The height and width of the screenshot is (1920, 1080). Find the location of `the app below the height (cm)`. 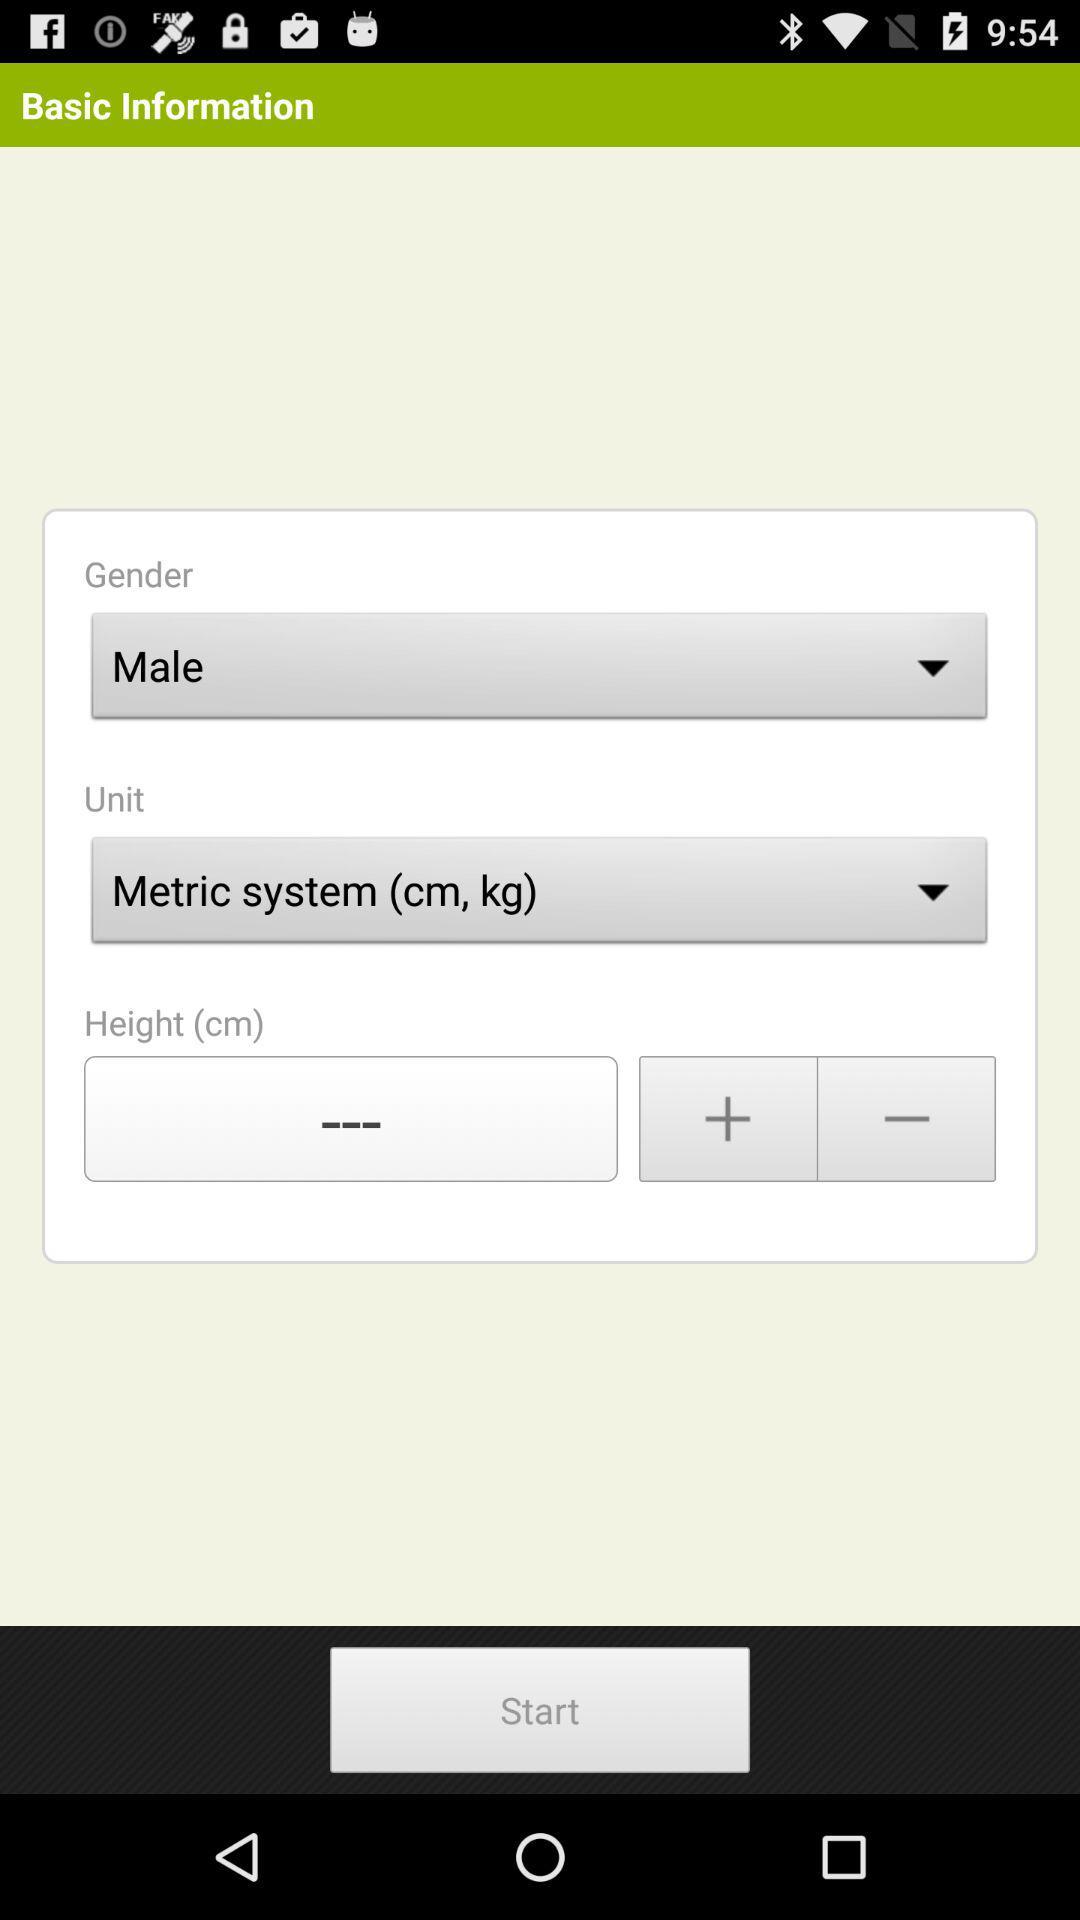

the app below the height (cm) is located at coordinates (350, 1117).